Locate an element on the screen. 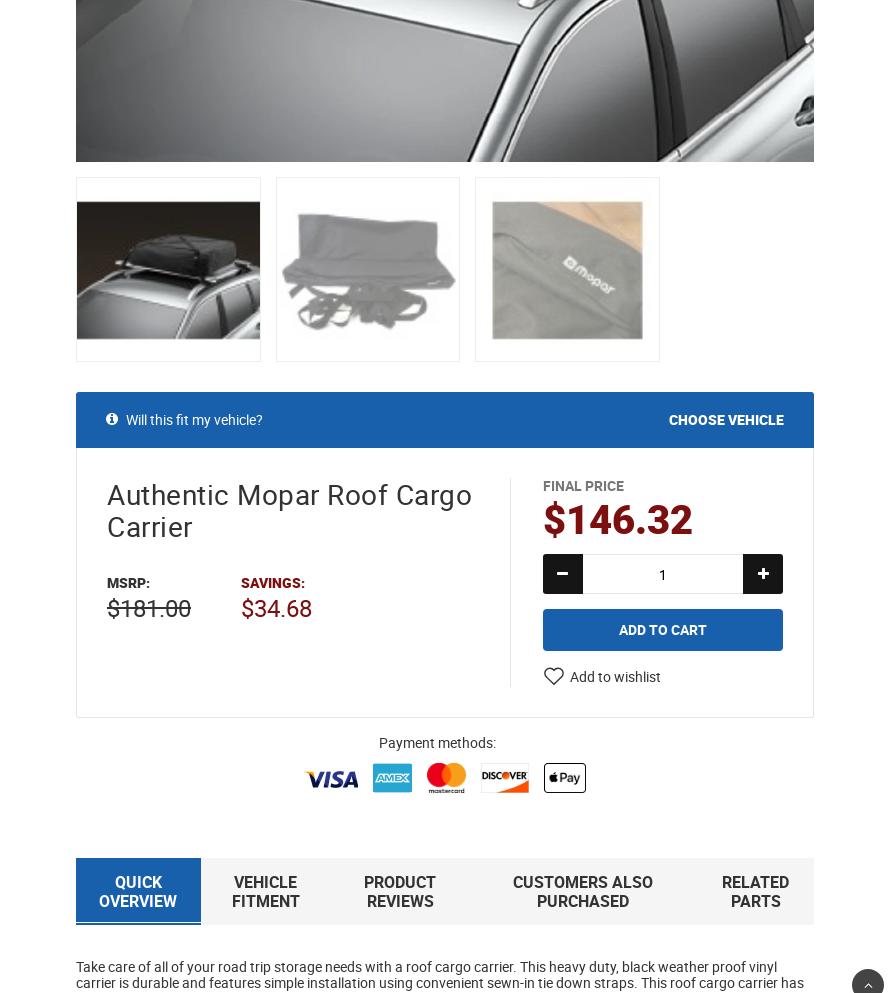 The width and height of the screenshot is (890, 993). 'Related Parts' is located at coordinates (755, 891).